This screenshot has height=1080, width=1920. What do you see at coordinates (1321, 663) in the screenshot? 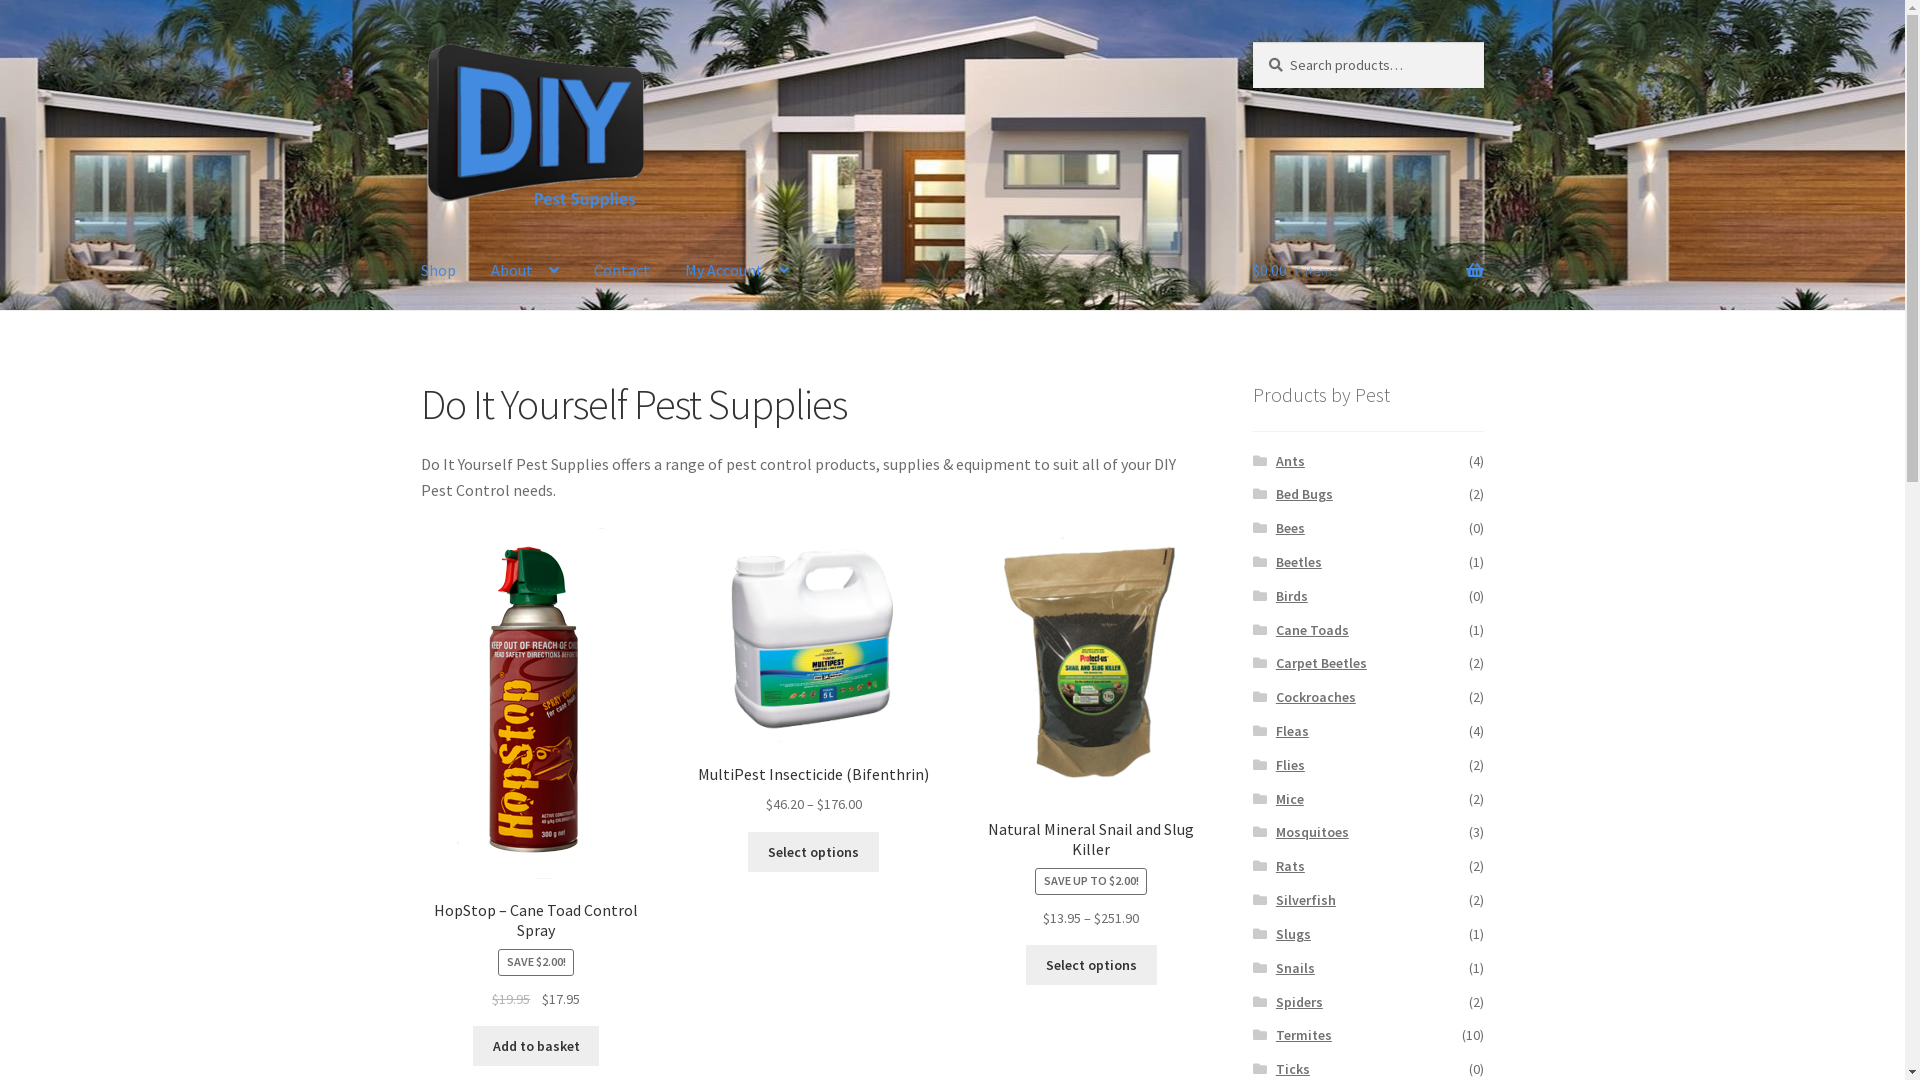
I see `'Carpet Beetles'` at bounding box center [1321, 663].